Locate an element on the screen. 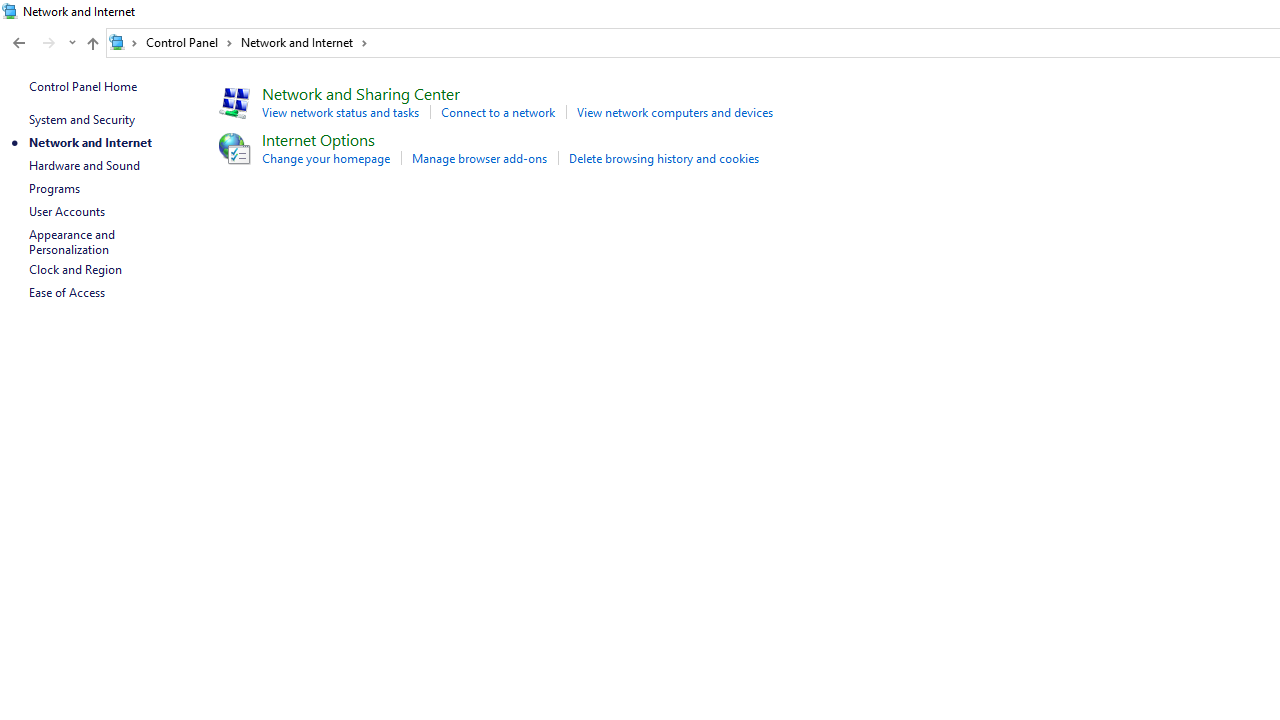 This screenshot has width=1280, height=720. 'Navigation buttons' is located at coordinates (42, 43).